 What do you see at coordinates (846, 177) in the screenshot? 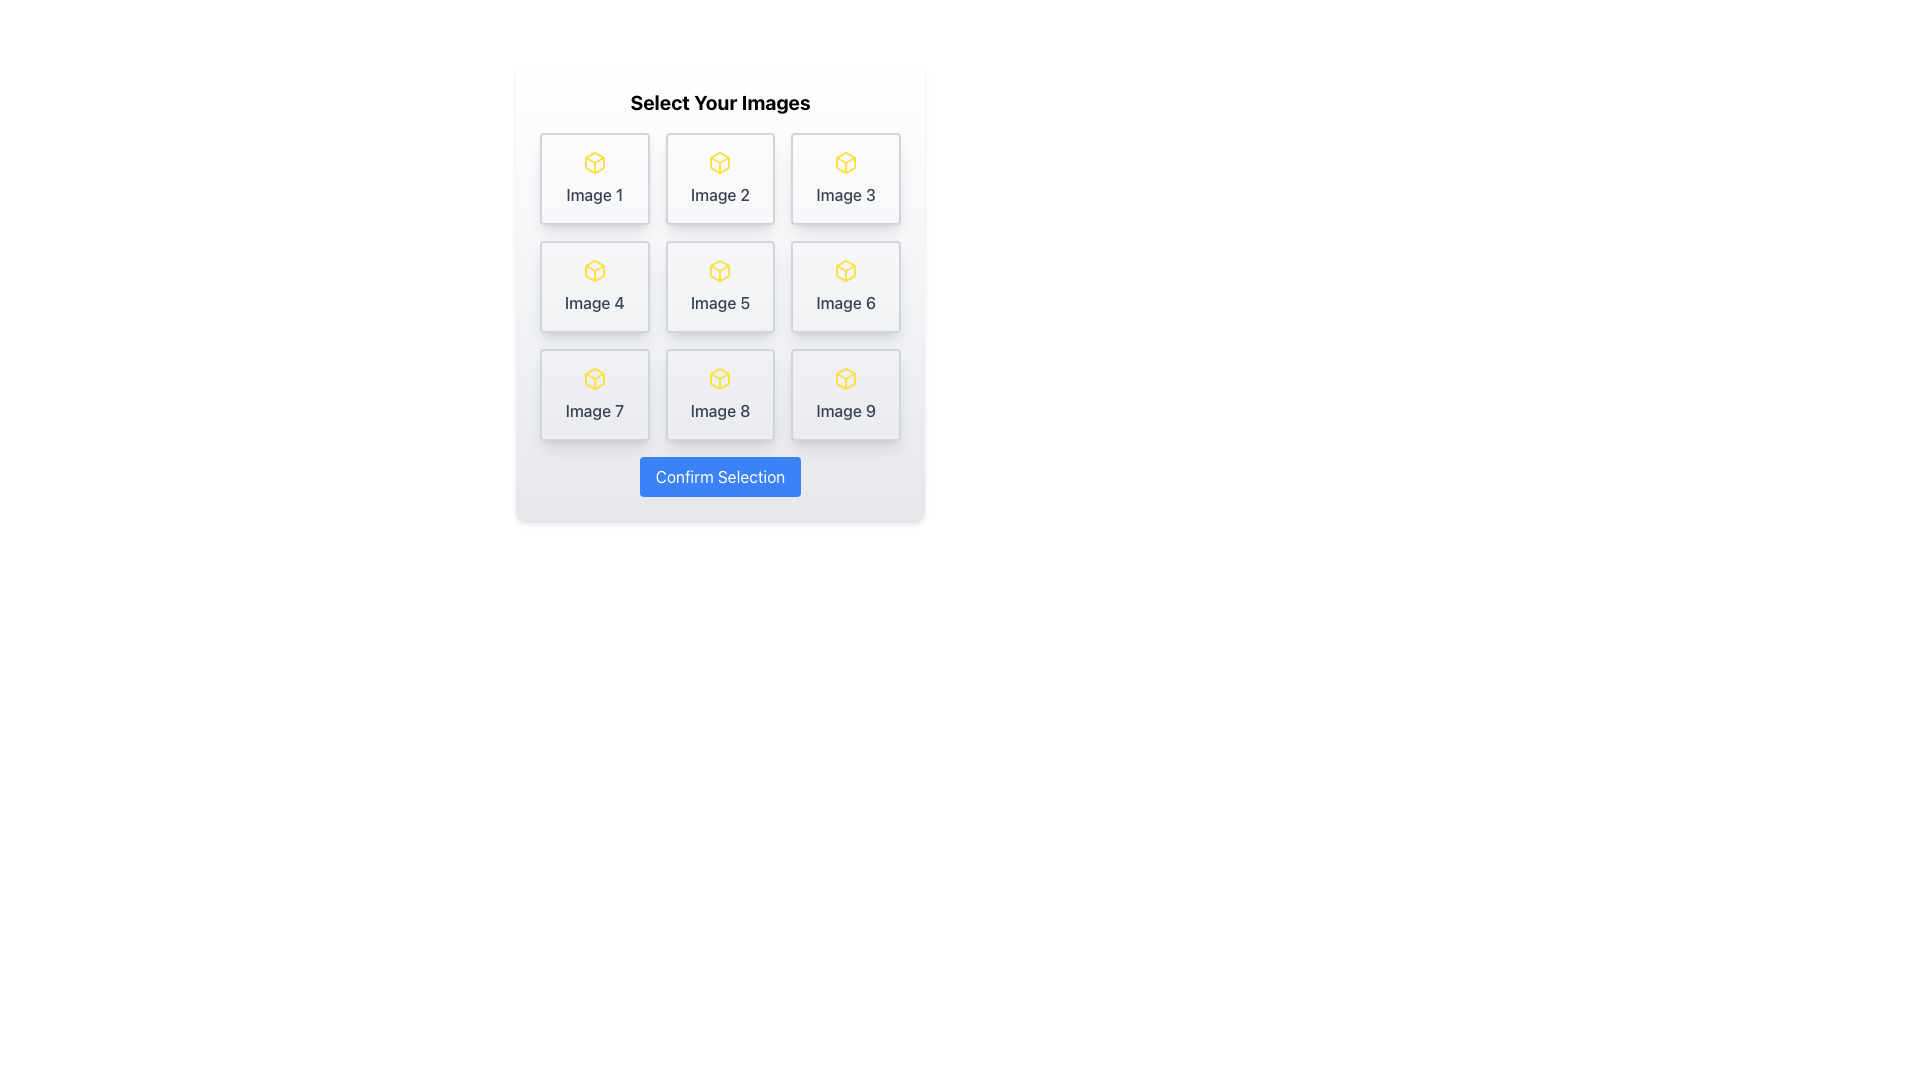
I see `the selectable card labeled 'Image 3' located in the top-right corner of the grid` at bounding box center [846, 177].